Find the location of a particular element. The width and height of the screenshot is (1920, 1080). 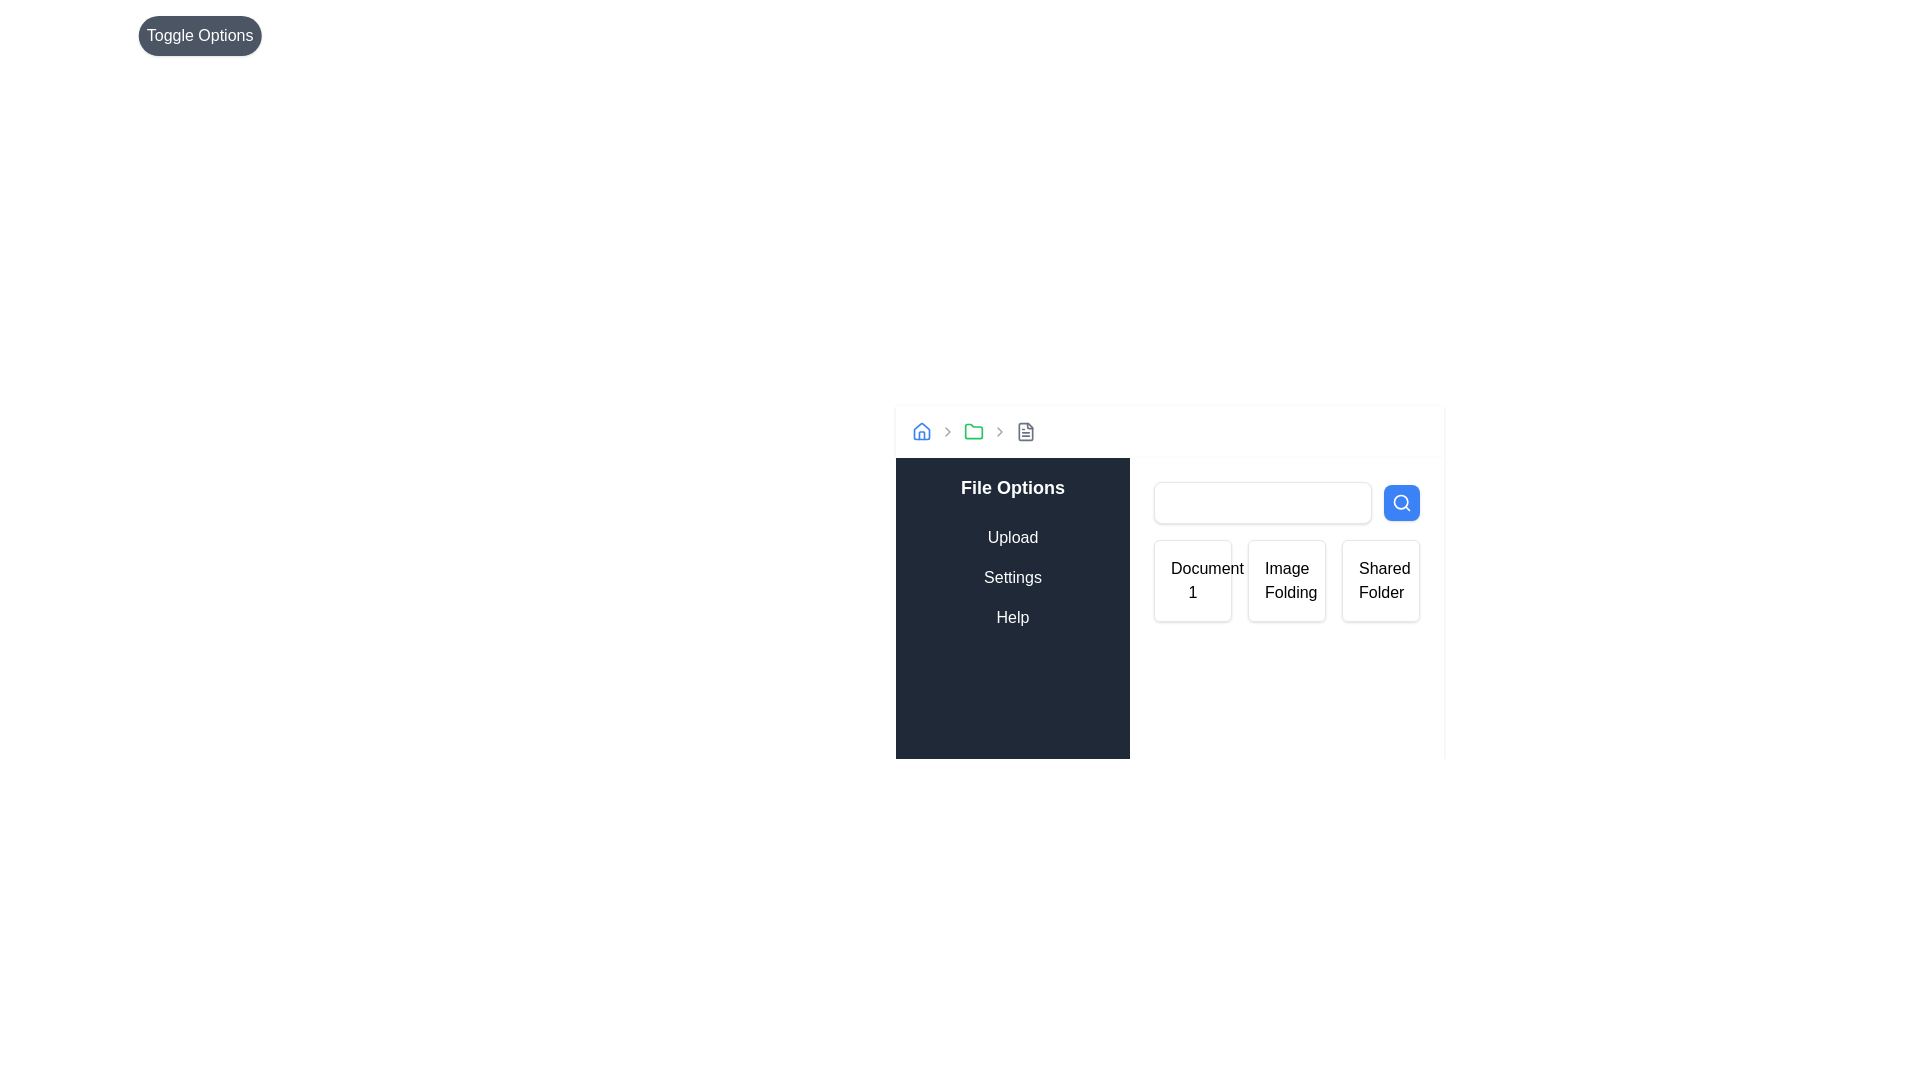

Text Label that serves as a heading for the file options section in the vertical navigation menu located on the left side of the interface is located at coordinates (1012, 488).